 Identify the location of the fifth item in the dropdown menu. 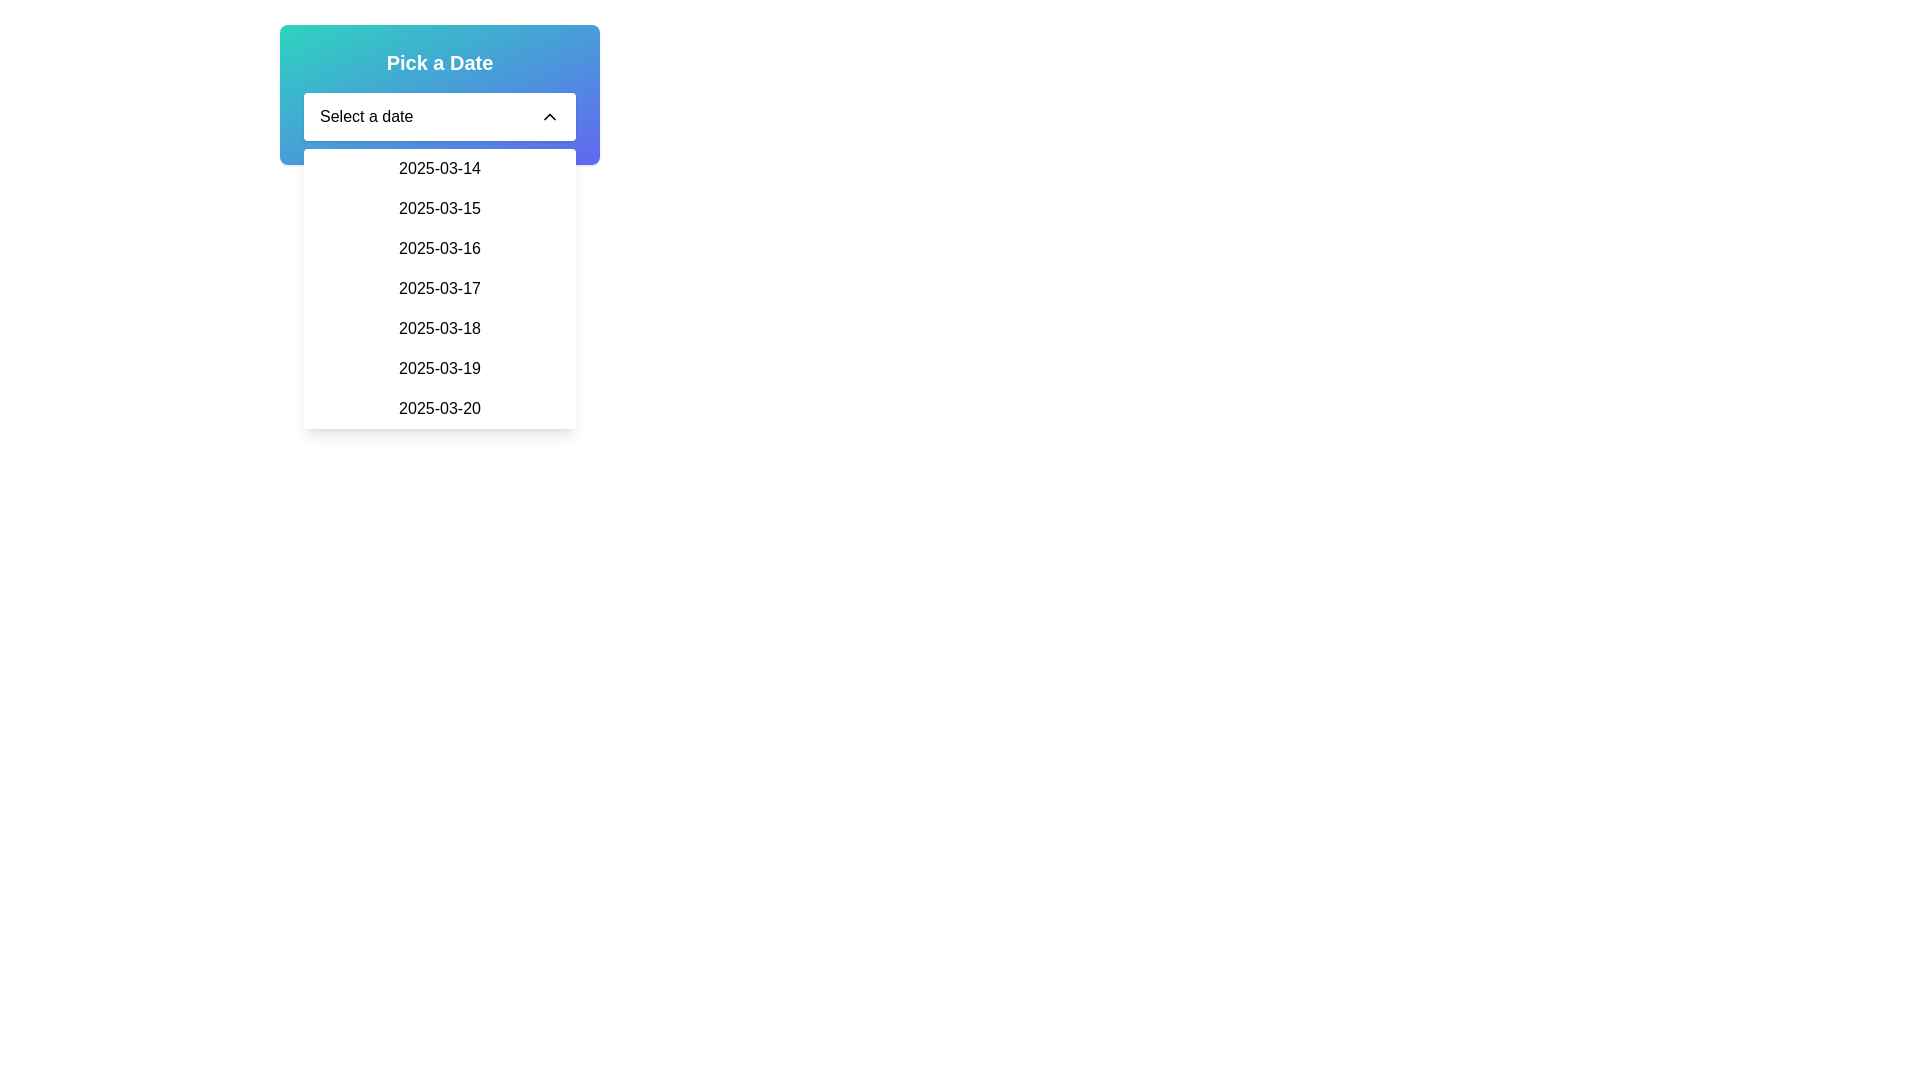
(439, 327).